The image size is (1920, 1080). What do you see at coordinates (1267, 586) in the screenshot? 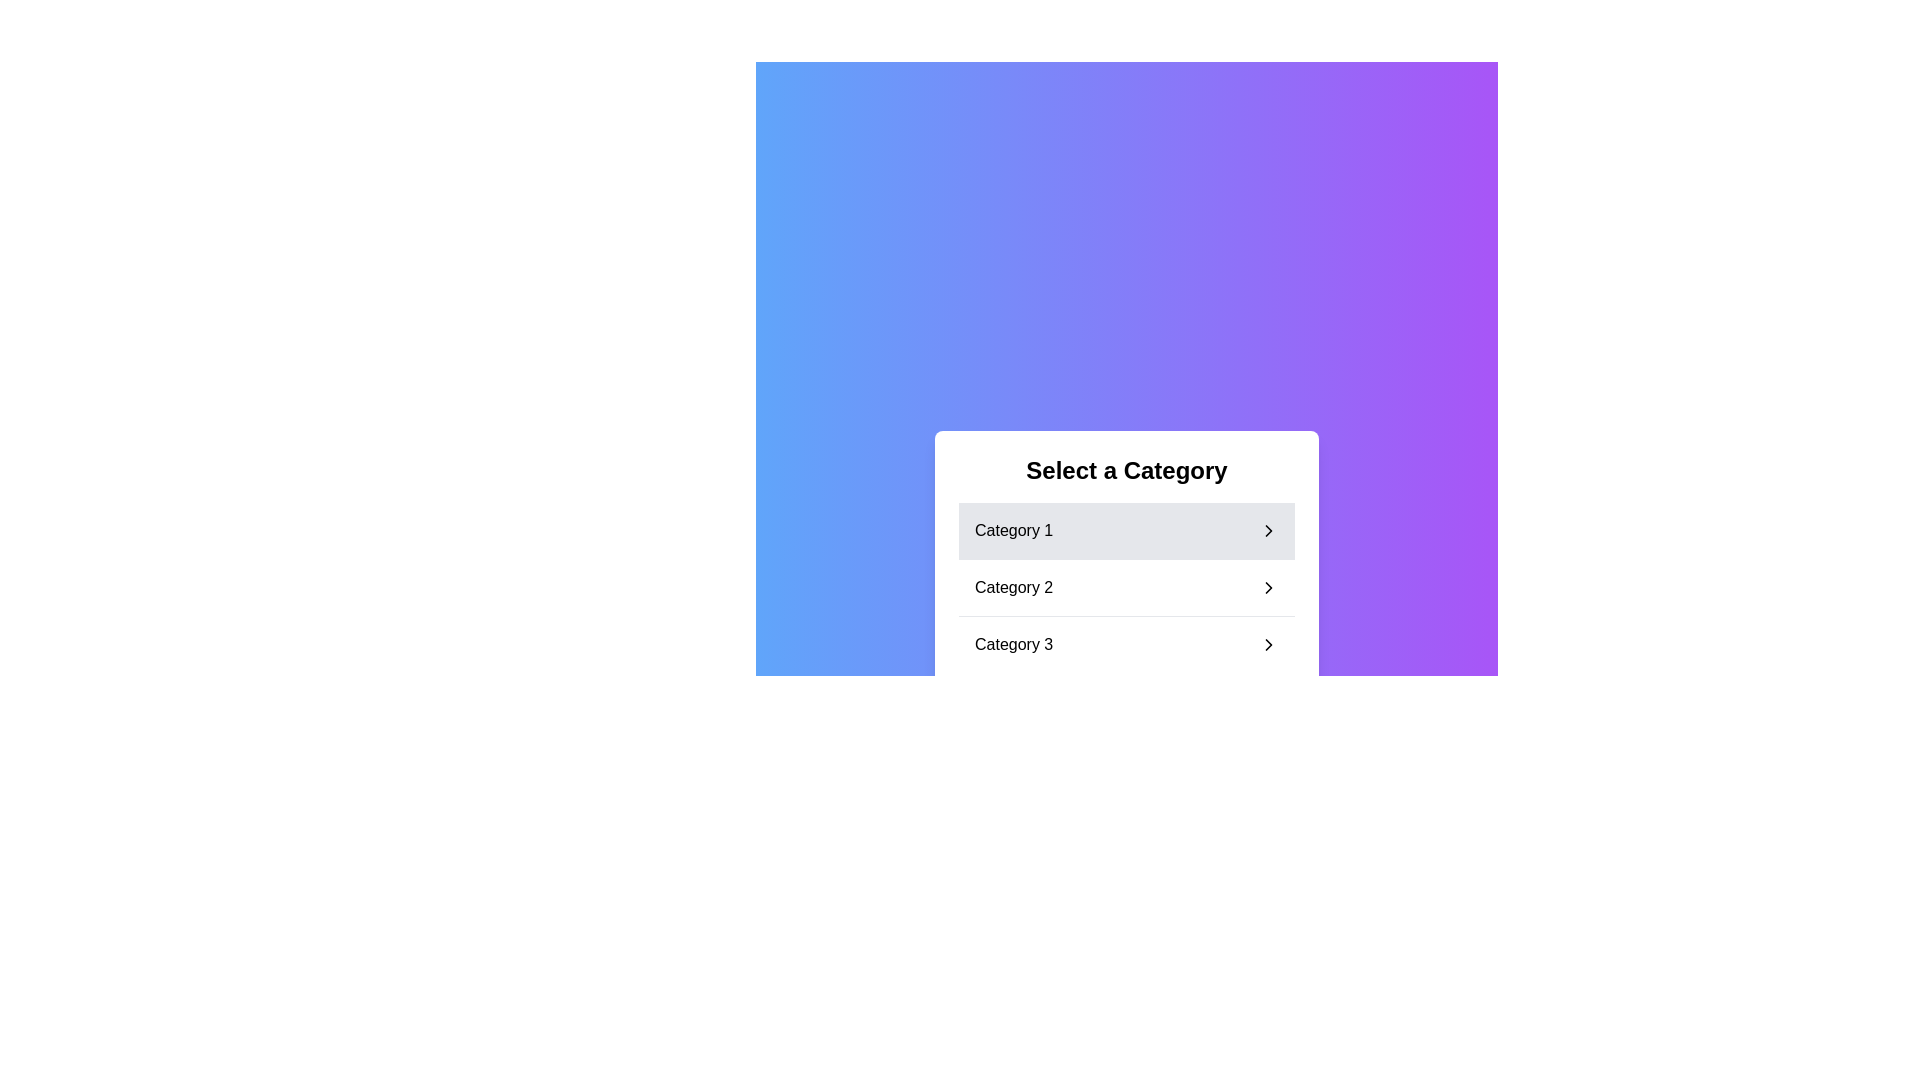
I see `the chevron-shaped icon pointing to the right, located at the far-right end of the 'Category 2' row in the popup card` at bounding box center [1267, 586].